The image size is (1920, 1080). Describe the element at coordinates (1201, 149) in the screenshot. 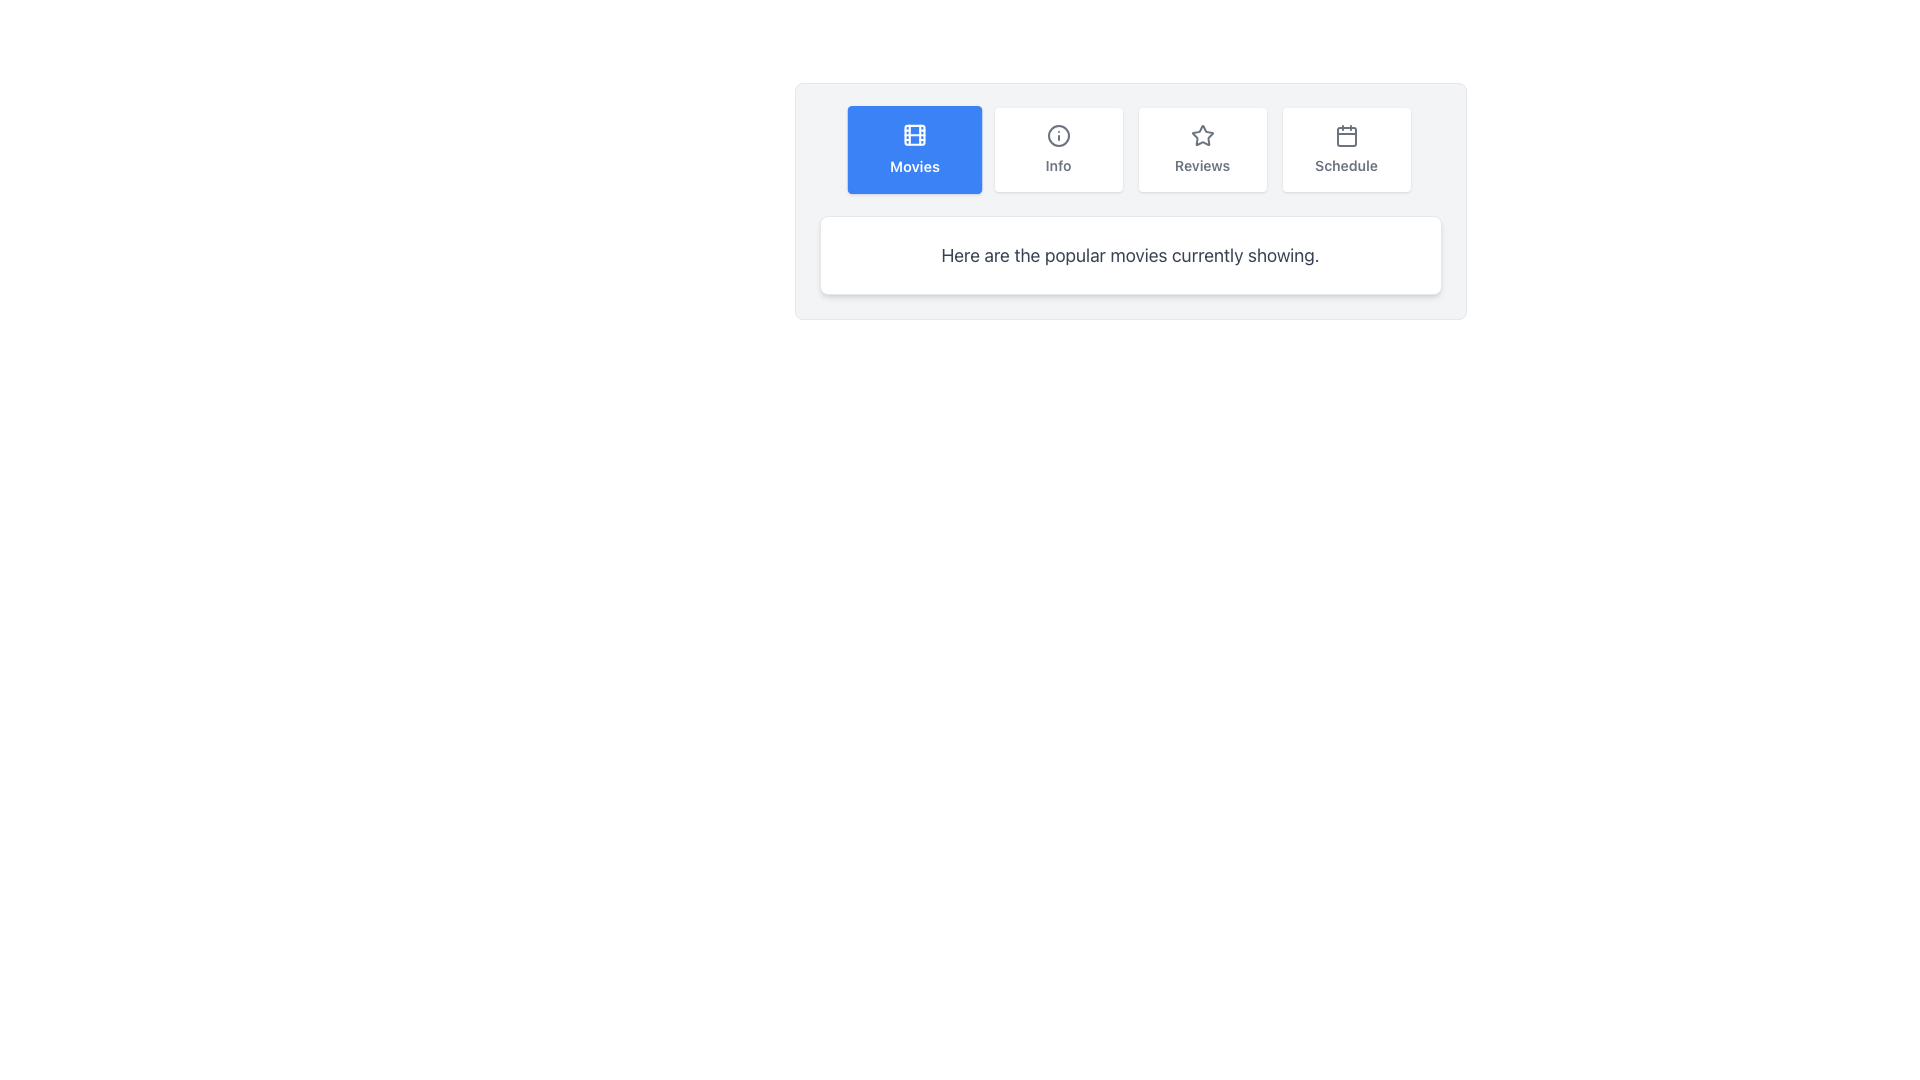

I see `the 'Reviews' button, which is a rectangular button with a white background and gray text, located between the 'Info' and 'Schedule' buttons in a horizontal arrangement` at that location.